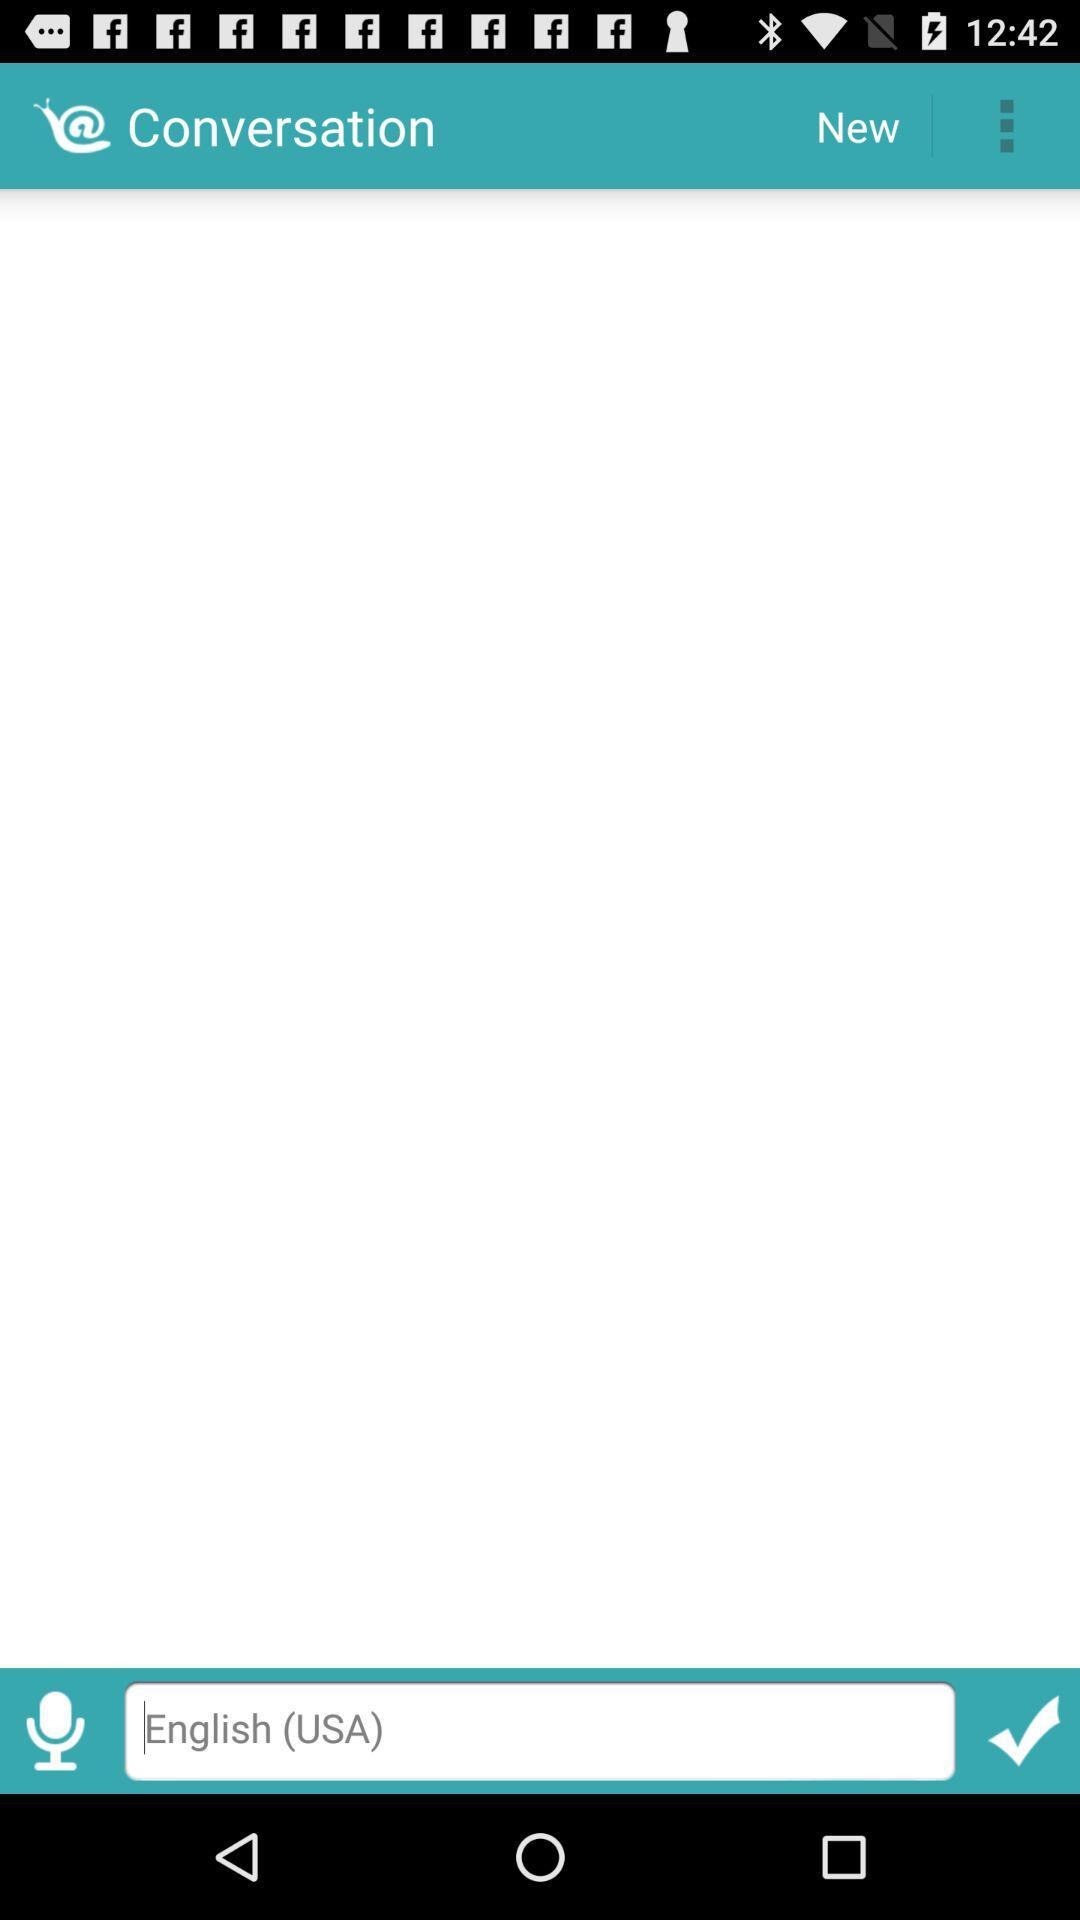  Describe the element at coordinates (540, 920) in the screenshot. I see `the item below the new item` at that location.